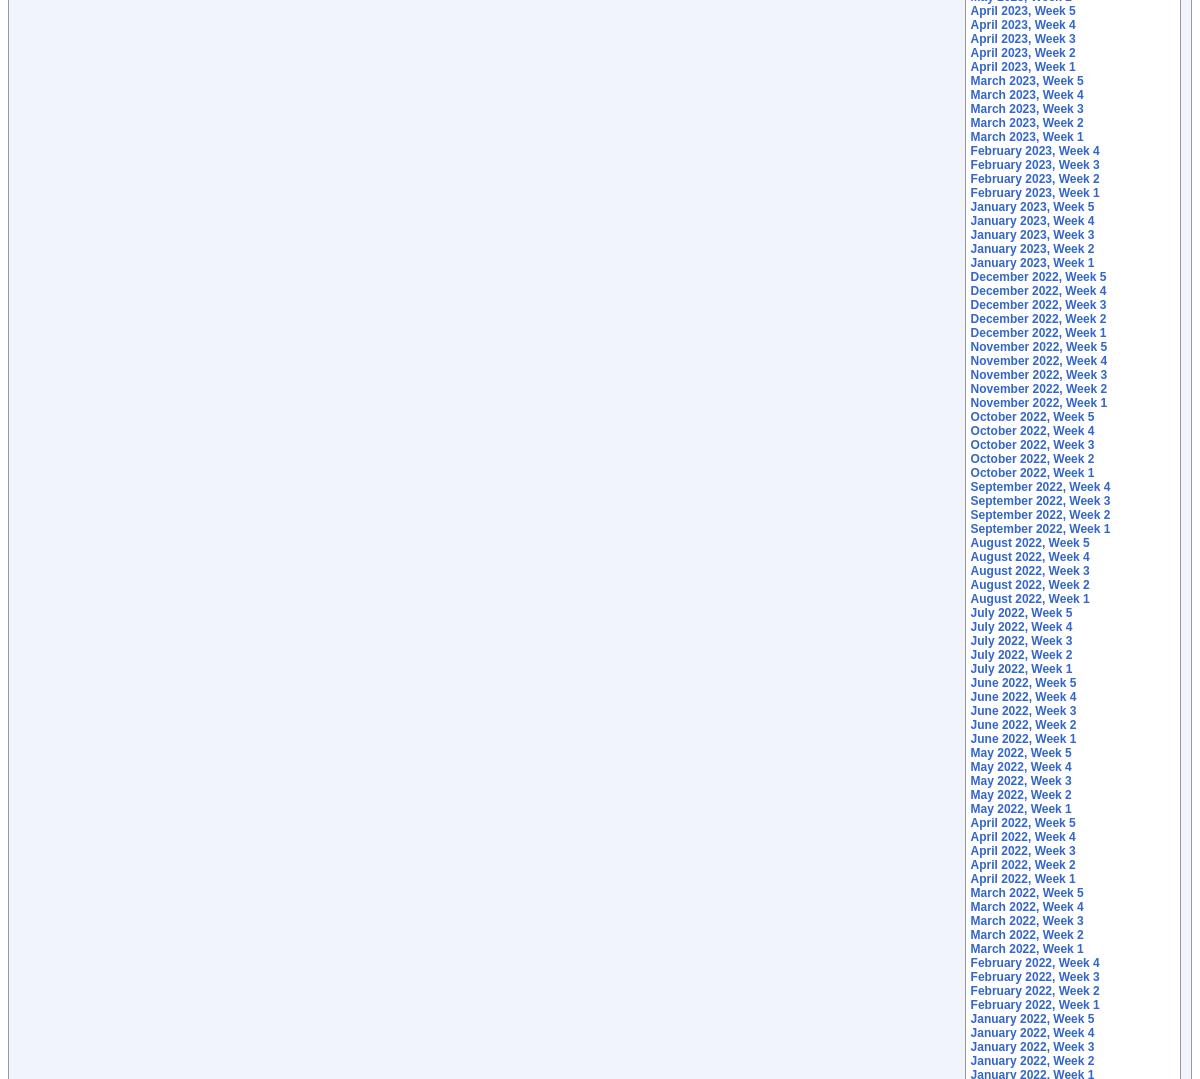  Describe the element at coordinates (1032, 206) in the screenshot. I see `'January 2023, Week 5'` at that location.